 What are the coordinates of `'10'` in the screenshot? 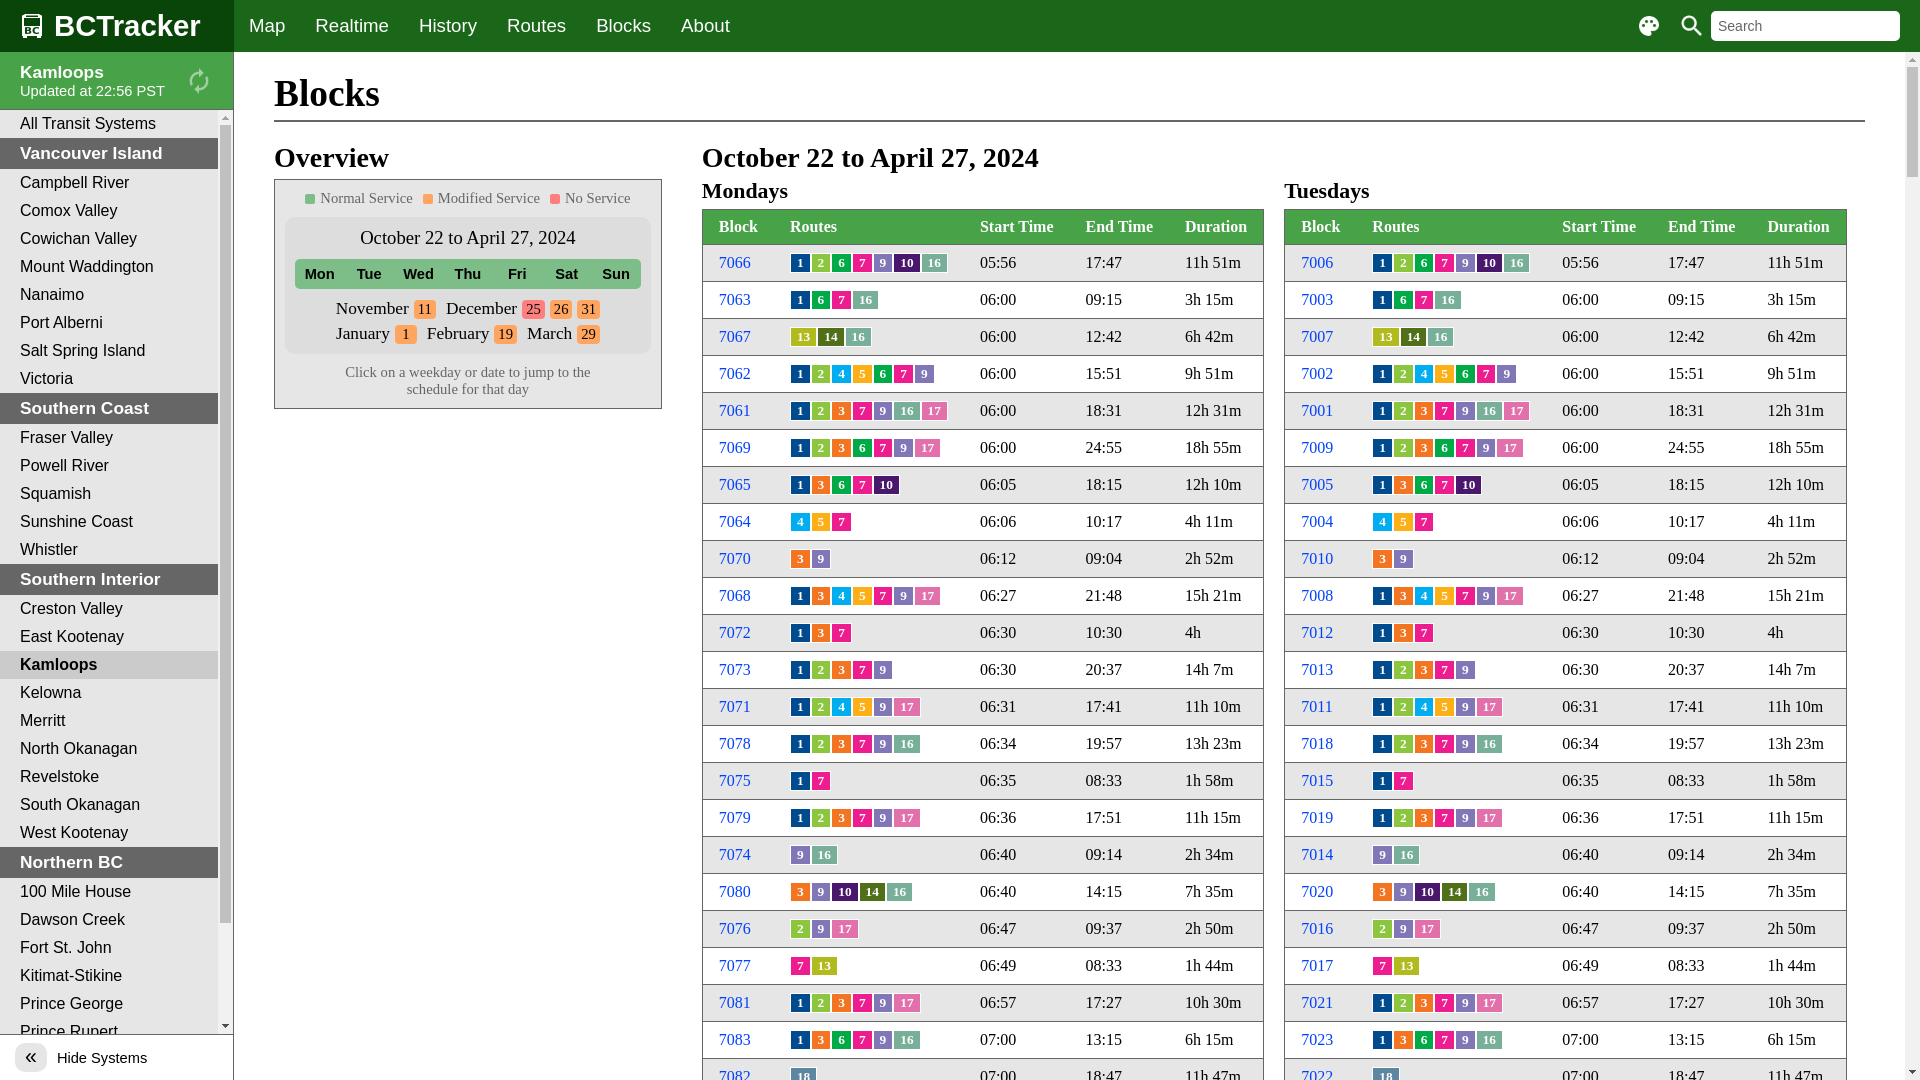 It's located at (1476, 261).